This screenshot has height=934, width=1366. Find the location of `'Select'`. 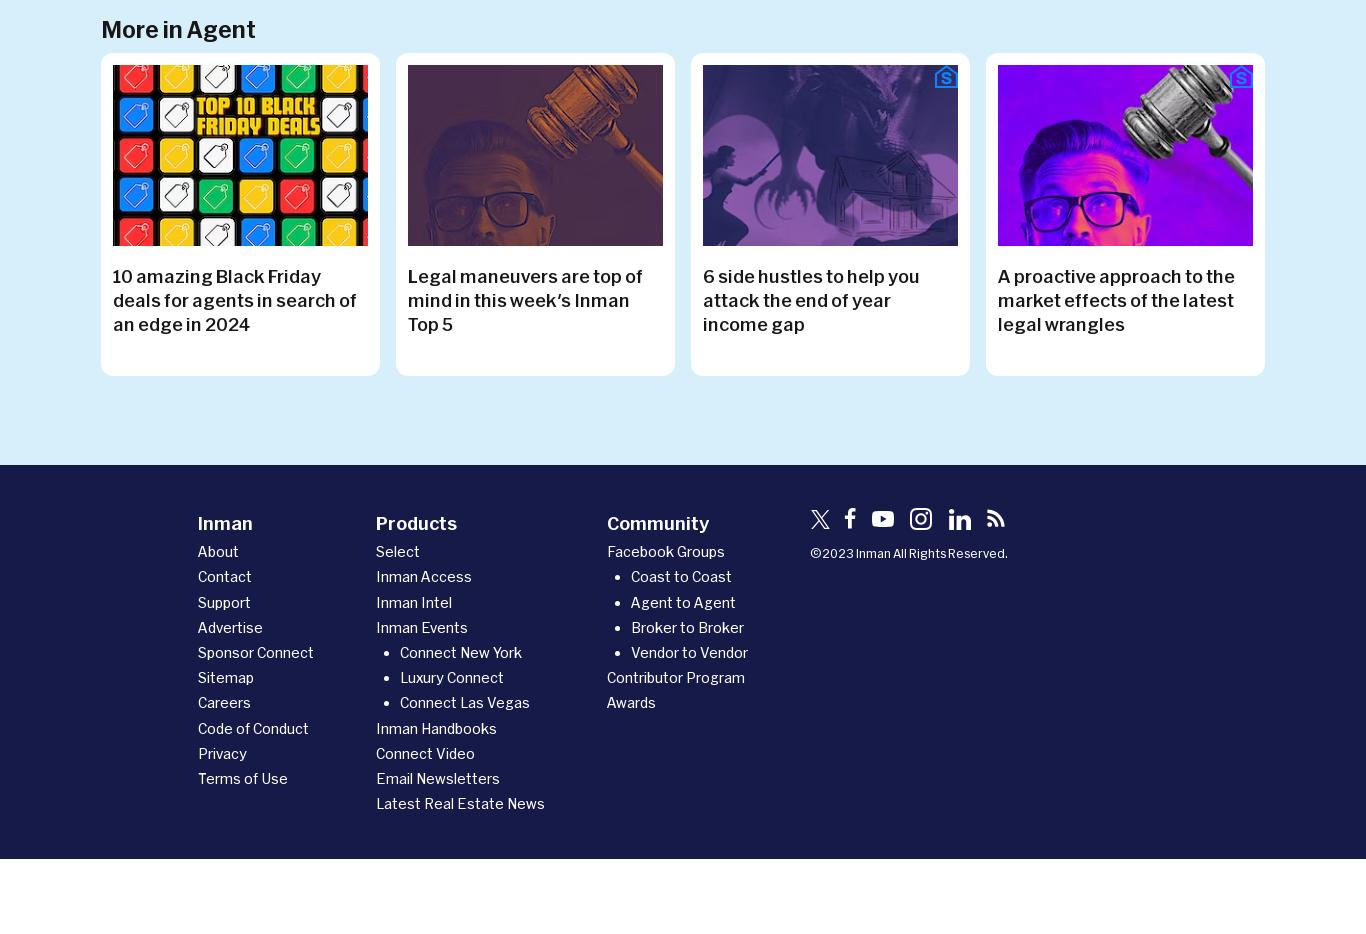

'Select' is located at coordinates (397, 551).